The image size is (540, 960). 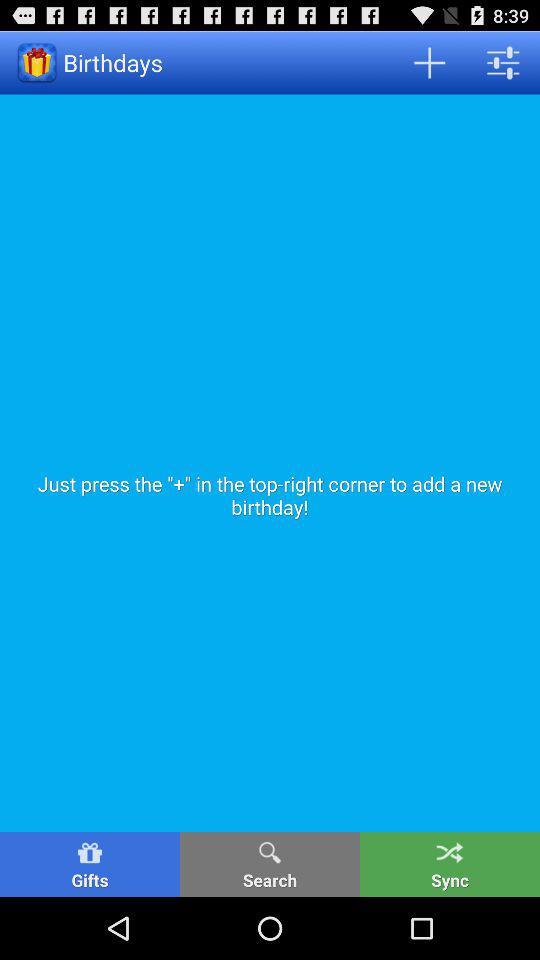 I want to click on the icon to the left of sync button, so click(x=270, y=863).